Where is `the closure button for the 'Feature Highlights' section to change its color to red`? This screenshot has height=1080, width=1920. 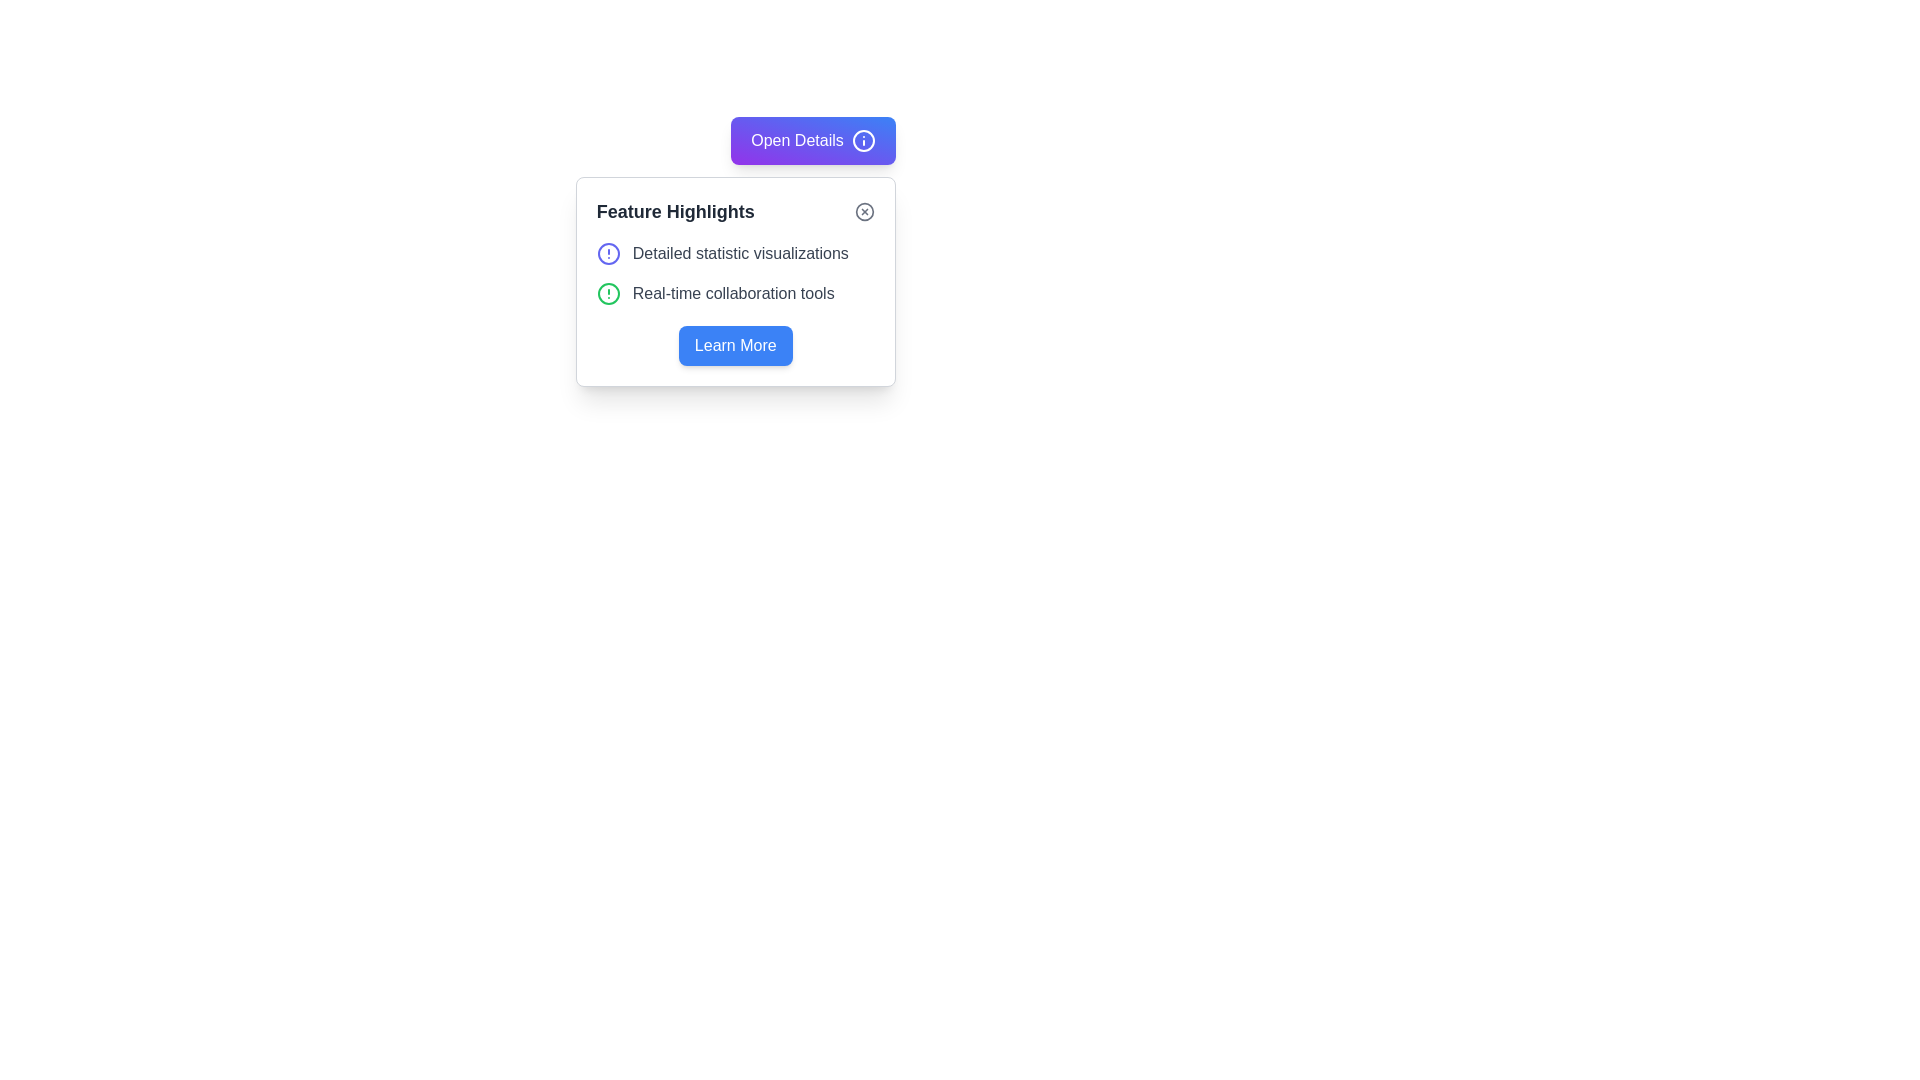 the closure button for the 'Feature Highlights' section to change its color to red is located at coordinates (864, 212).